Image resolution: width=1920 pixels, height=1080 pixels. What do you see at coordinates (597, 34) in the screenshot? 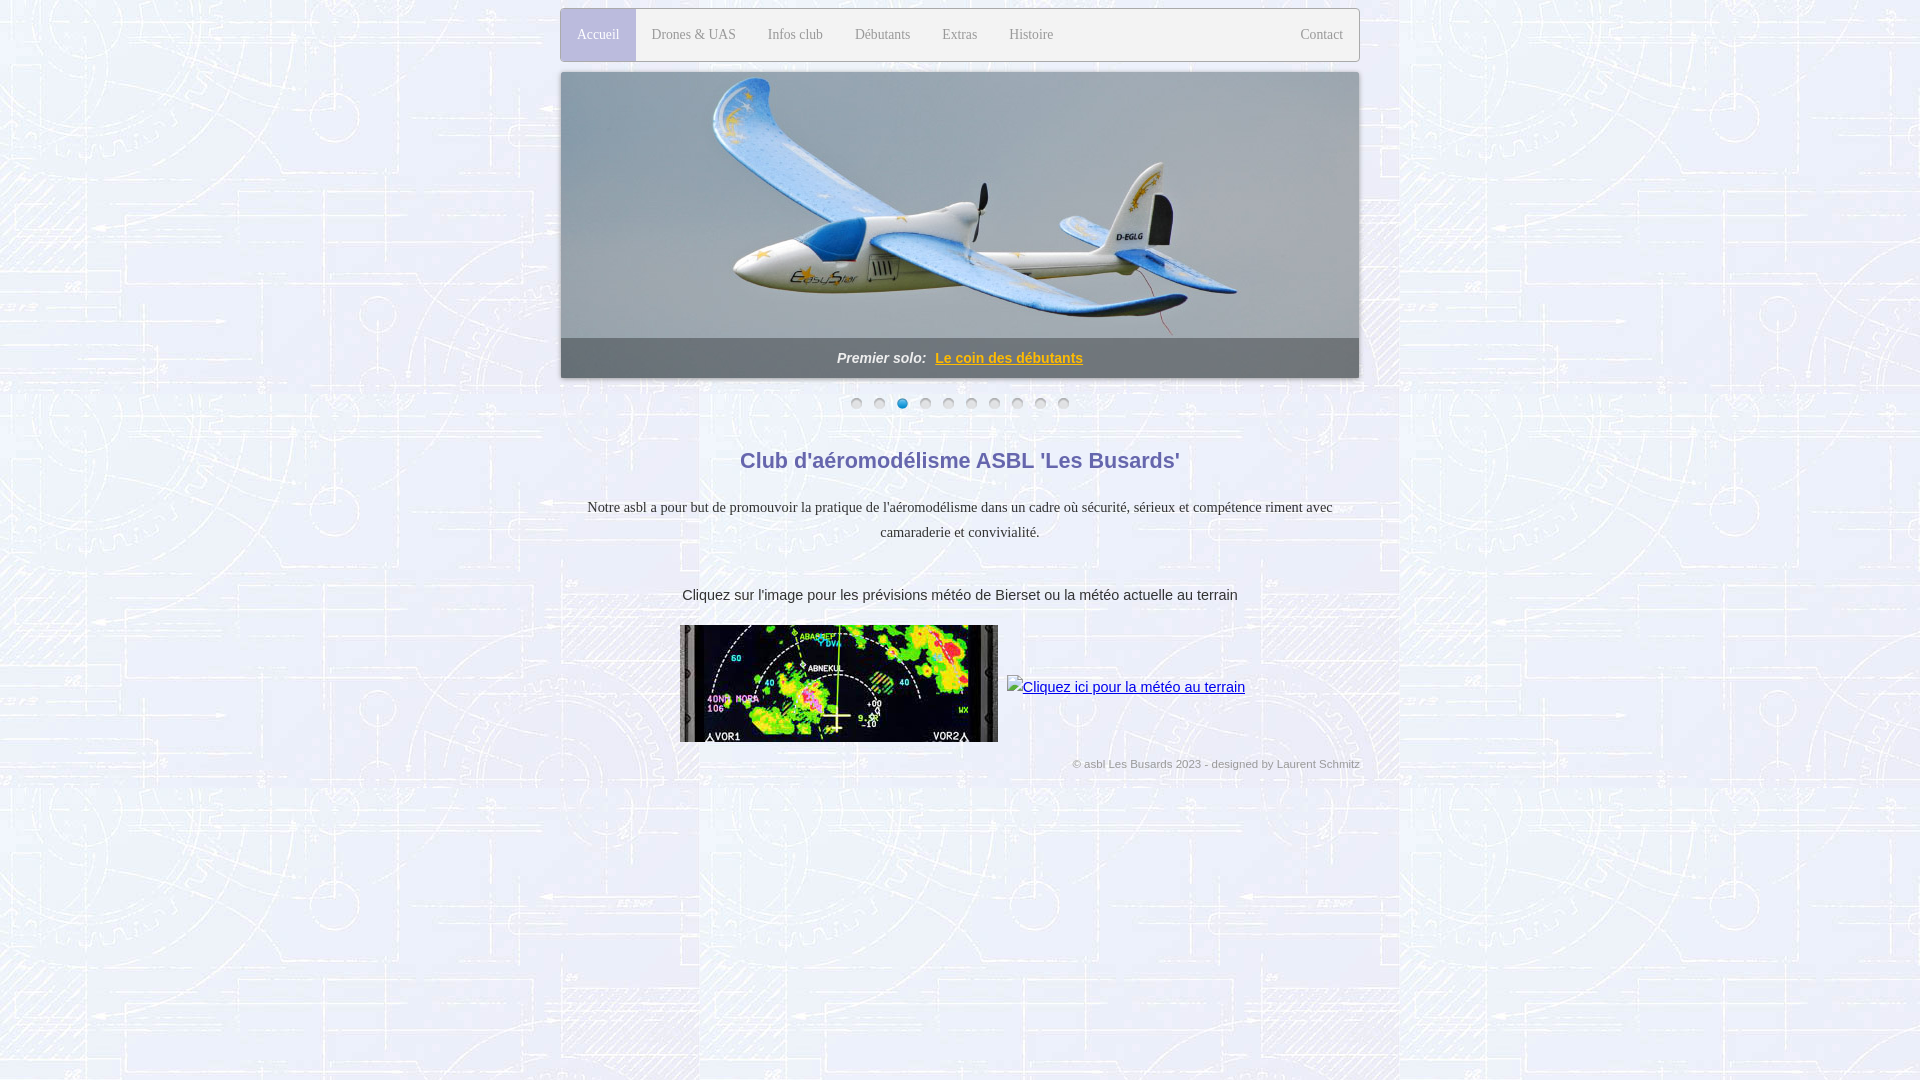
I see `'Accueil'` at bounding box center [597, 34].